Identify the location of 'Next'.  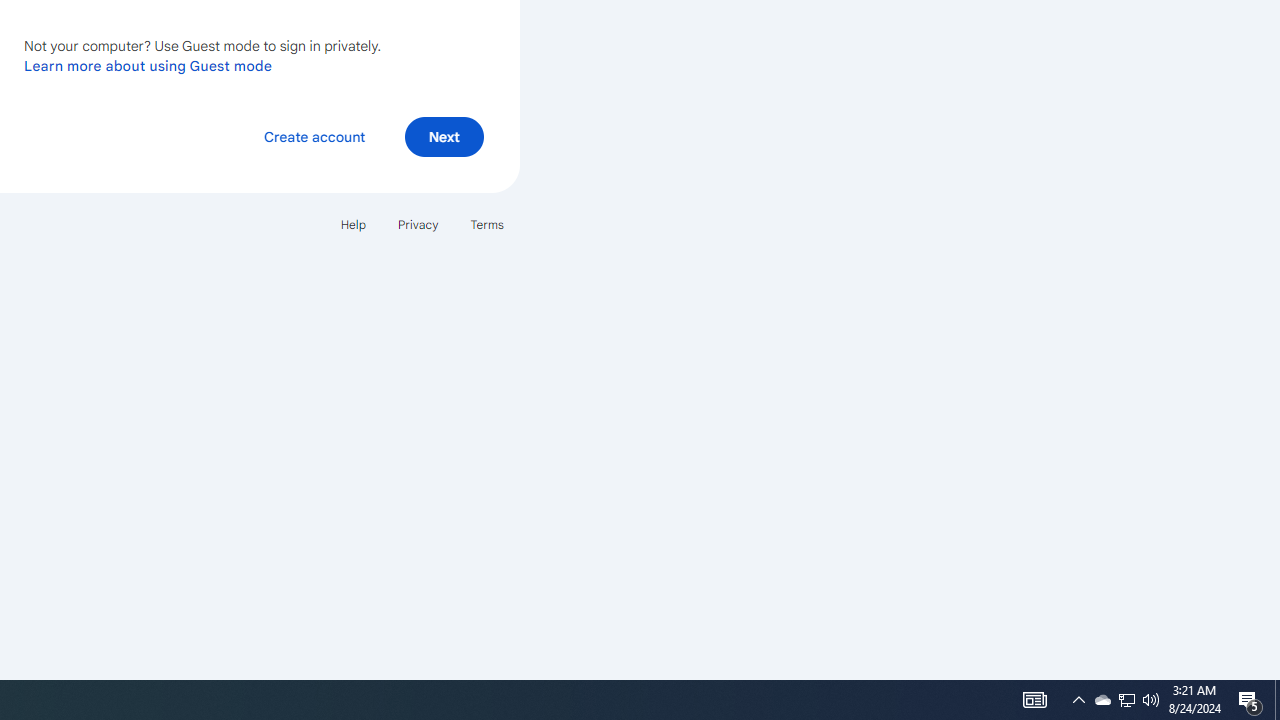
(443, 135).